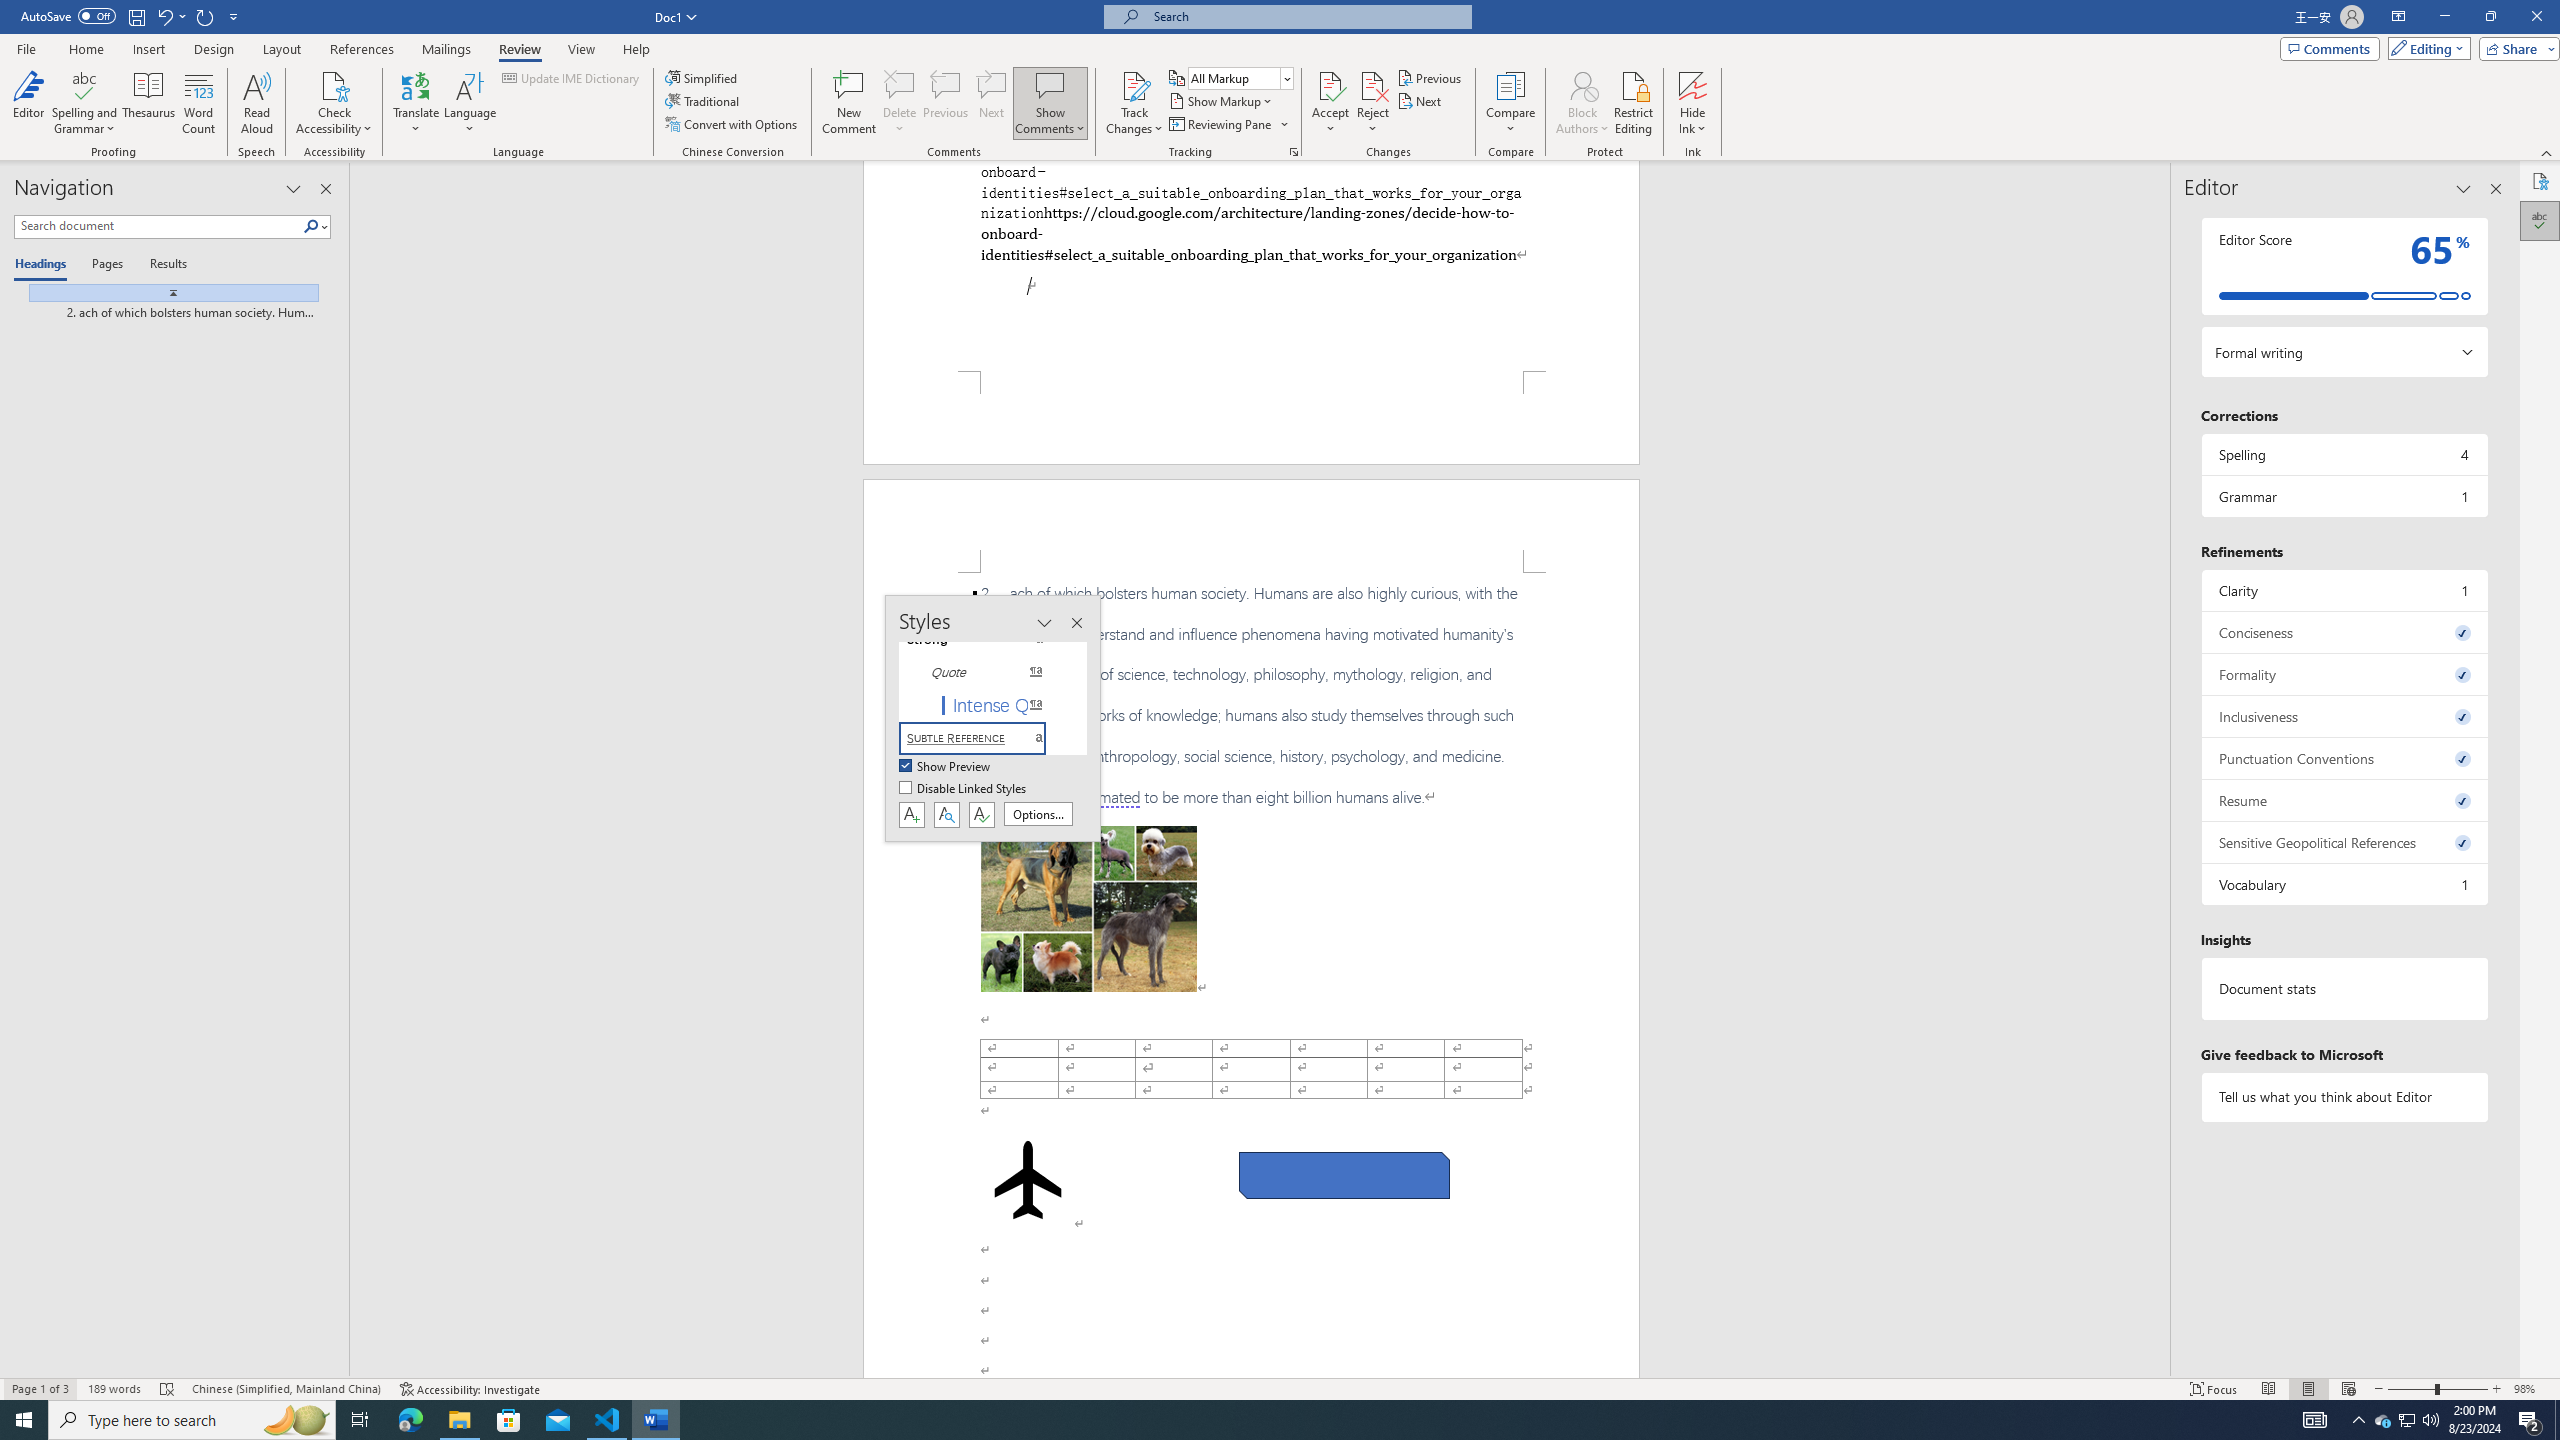 This screenshot has height=1440, width=2560. What do you see at coordinates (1251, 265) in the screenshot?
I see `'Page 1 content'` at bounding box center [1251, 265].